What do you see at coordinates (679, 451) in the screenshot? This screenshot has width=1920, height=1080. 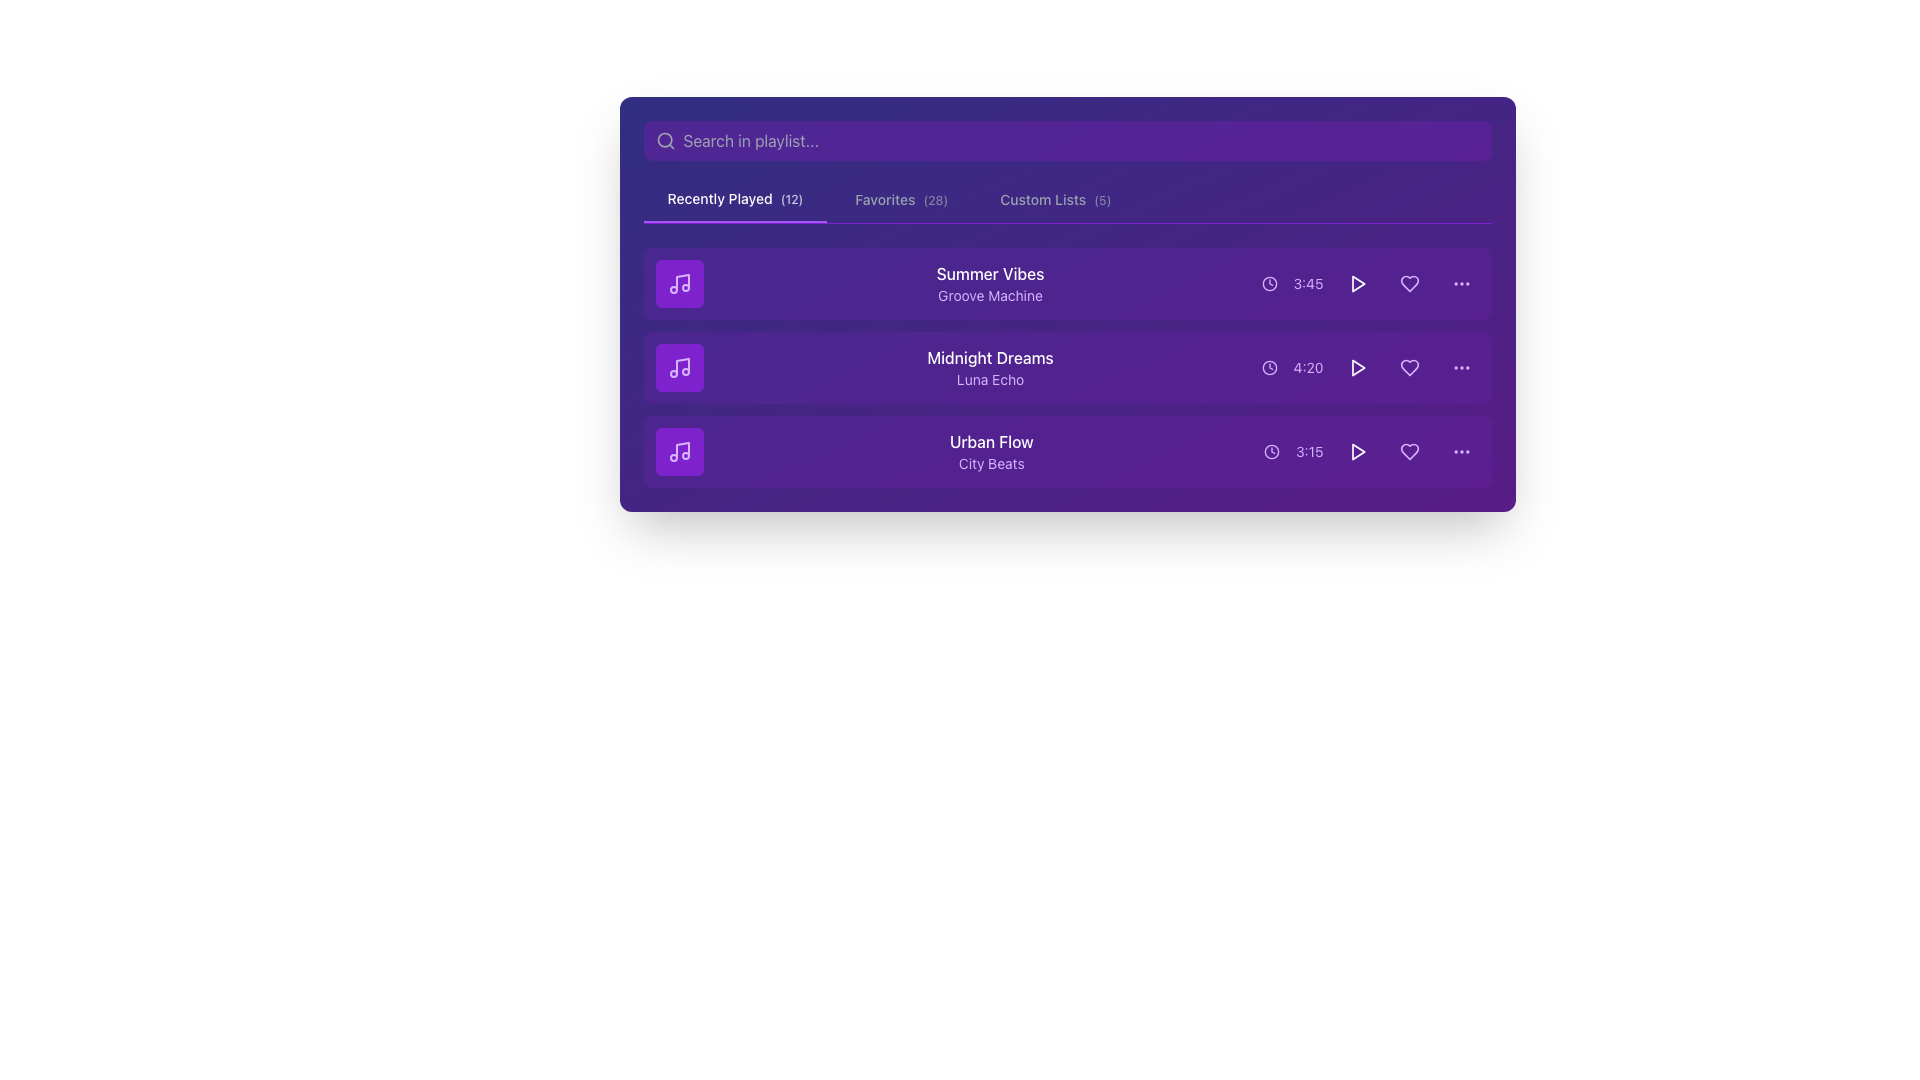 I see `the graphical icon that serves as a visual indicator for a music-related item, positioned last in the vertical list of icons on the left side of the interface, aligning with the 'Urban Flow' item in the track listing` at bounding box center [679, 451].